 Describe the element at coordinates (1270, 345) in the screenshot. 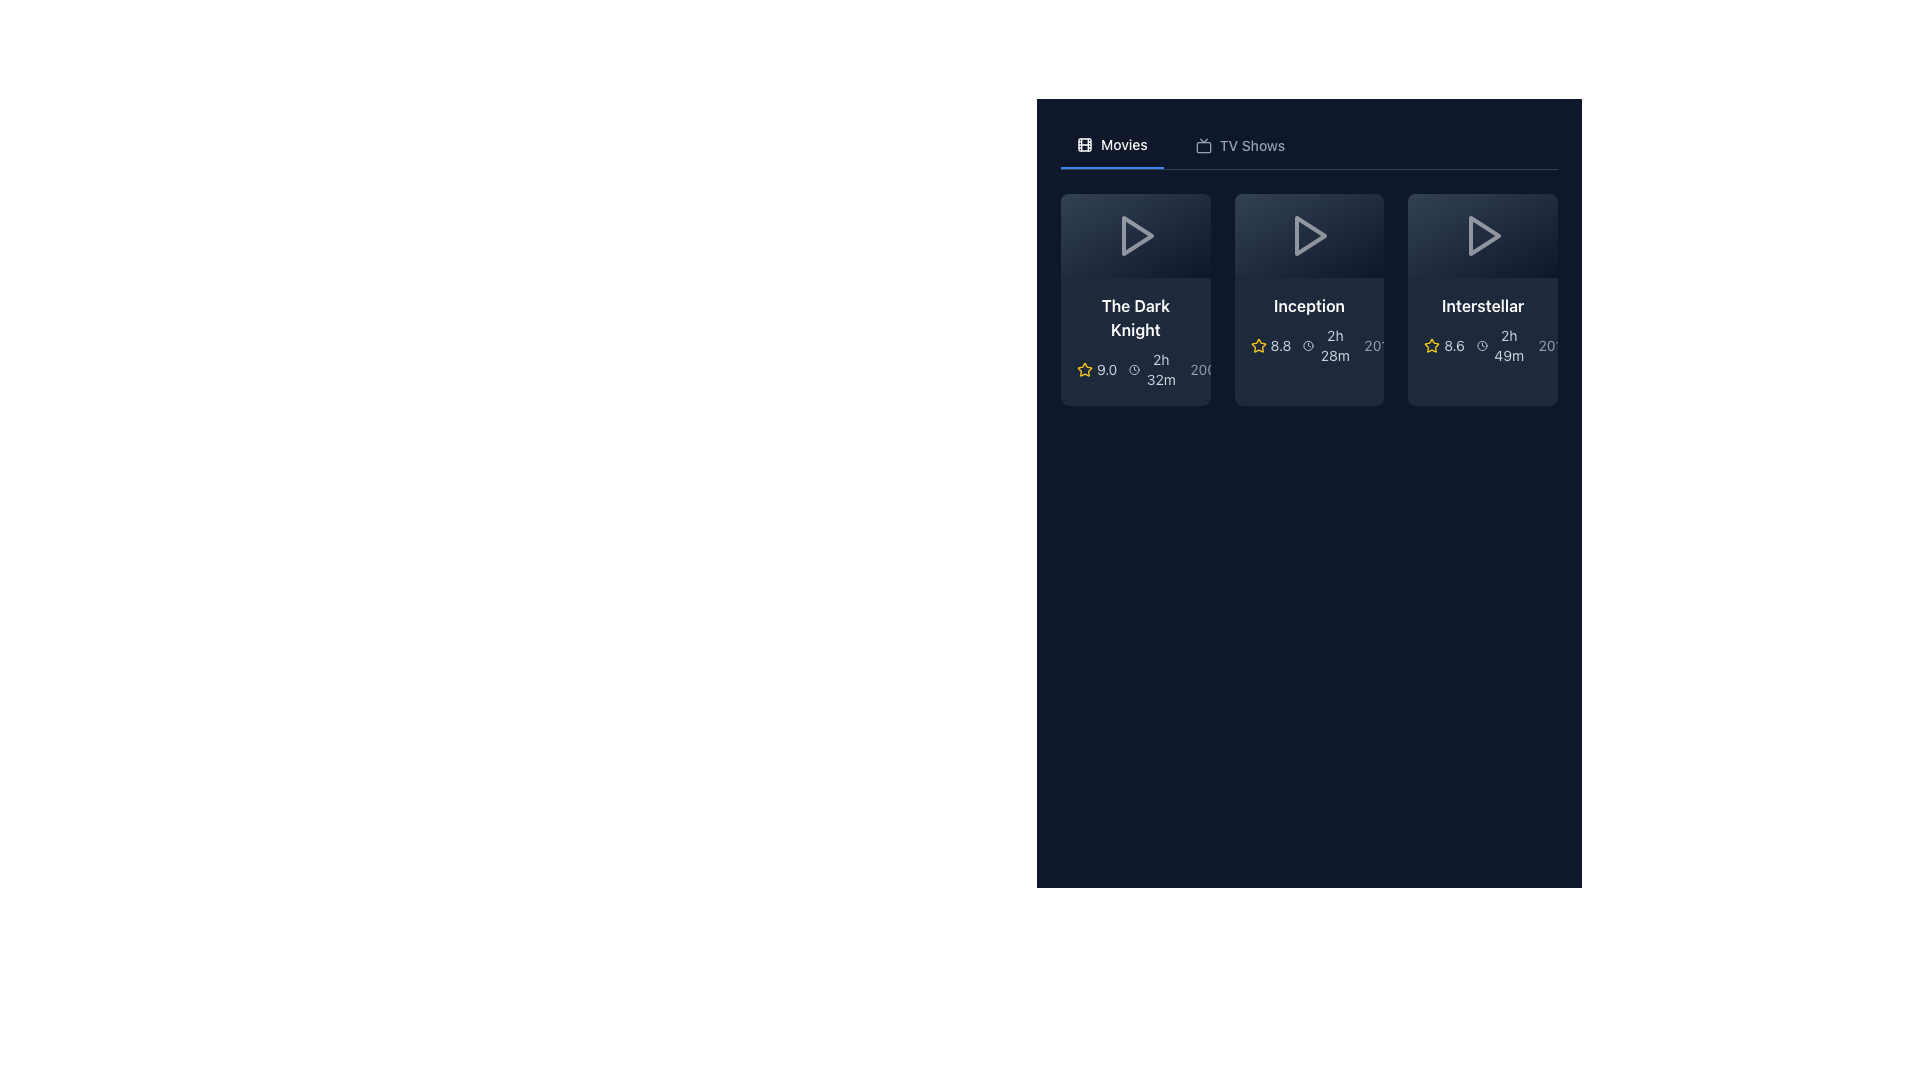

I see `the Rating Display element that shows the rating for the movie 'Inception', located beneath the title and to the left of the '2h 28m' element` at that location.